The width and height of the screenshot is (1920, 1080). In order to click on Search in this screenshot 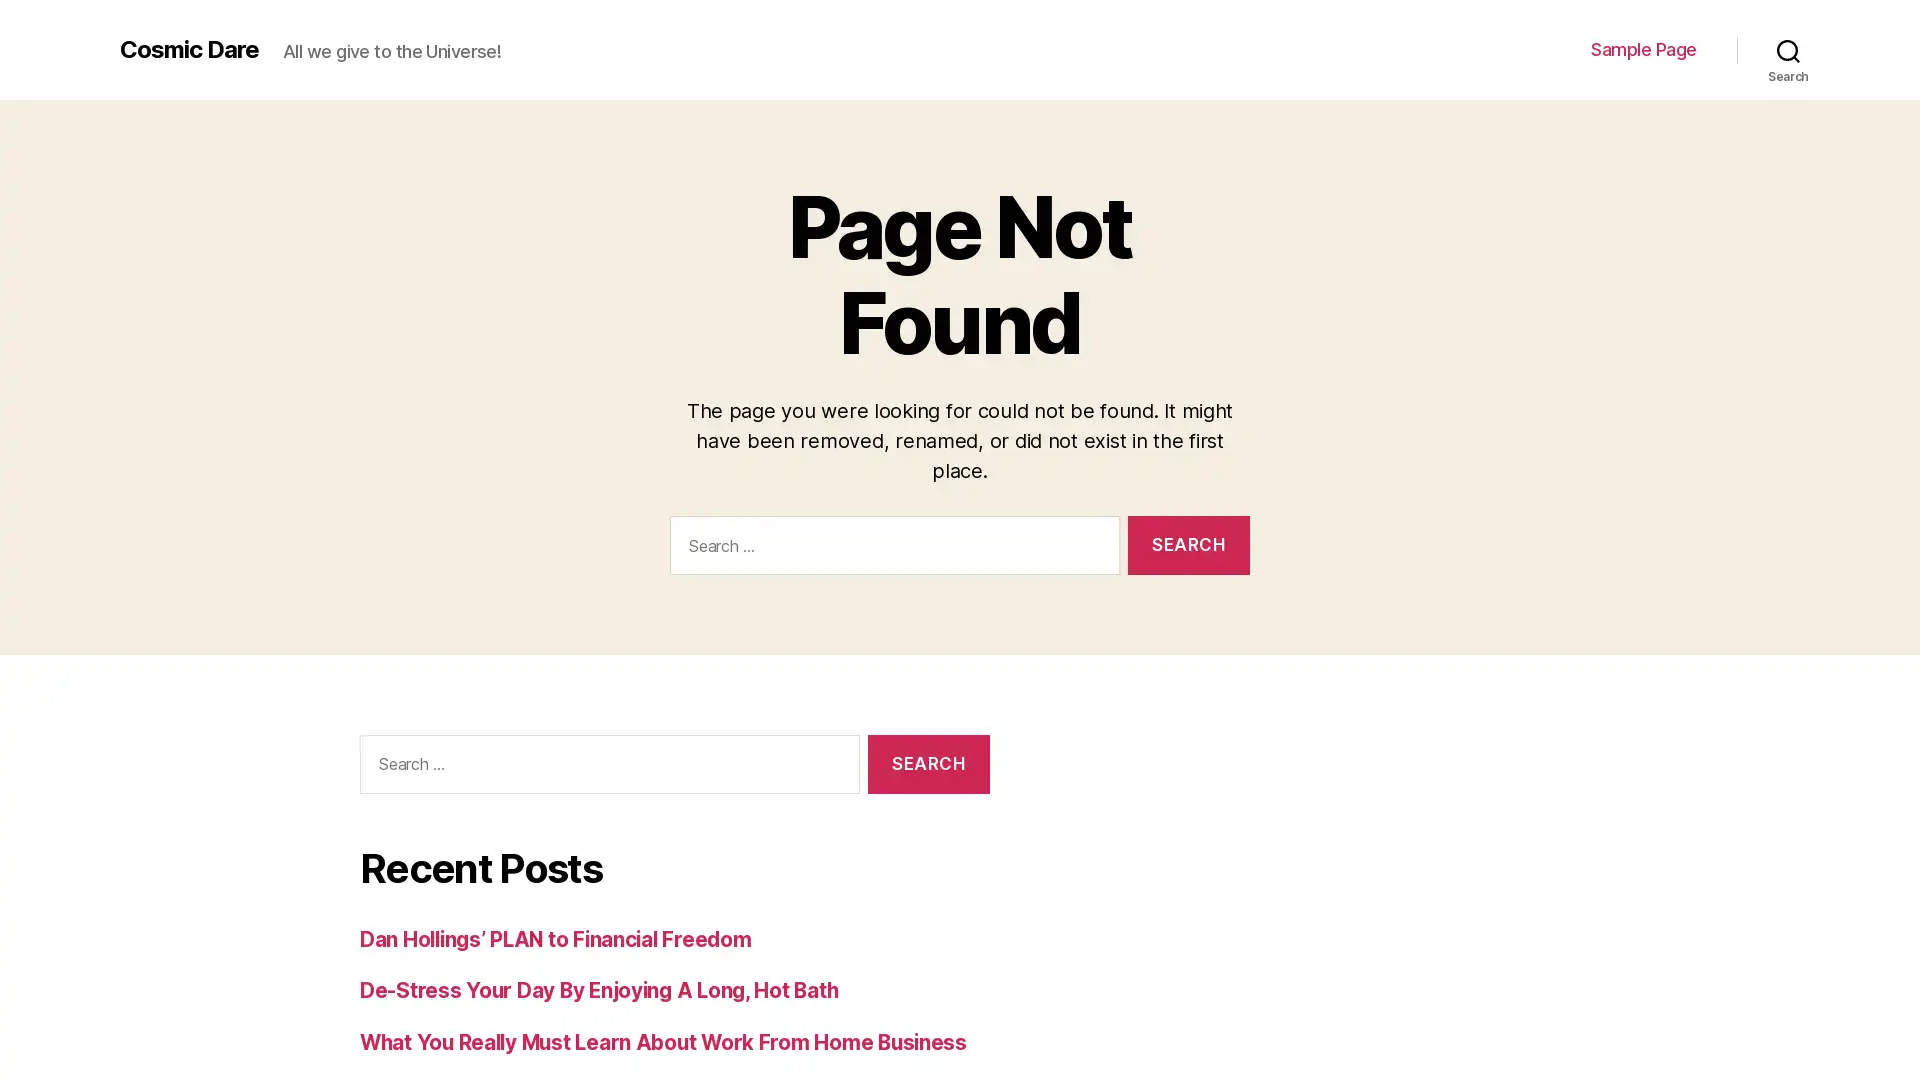, I will do `click(1788, 49)`.